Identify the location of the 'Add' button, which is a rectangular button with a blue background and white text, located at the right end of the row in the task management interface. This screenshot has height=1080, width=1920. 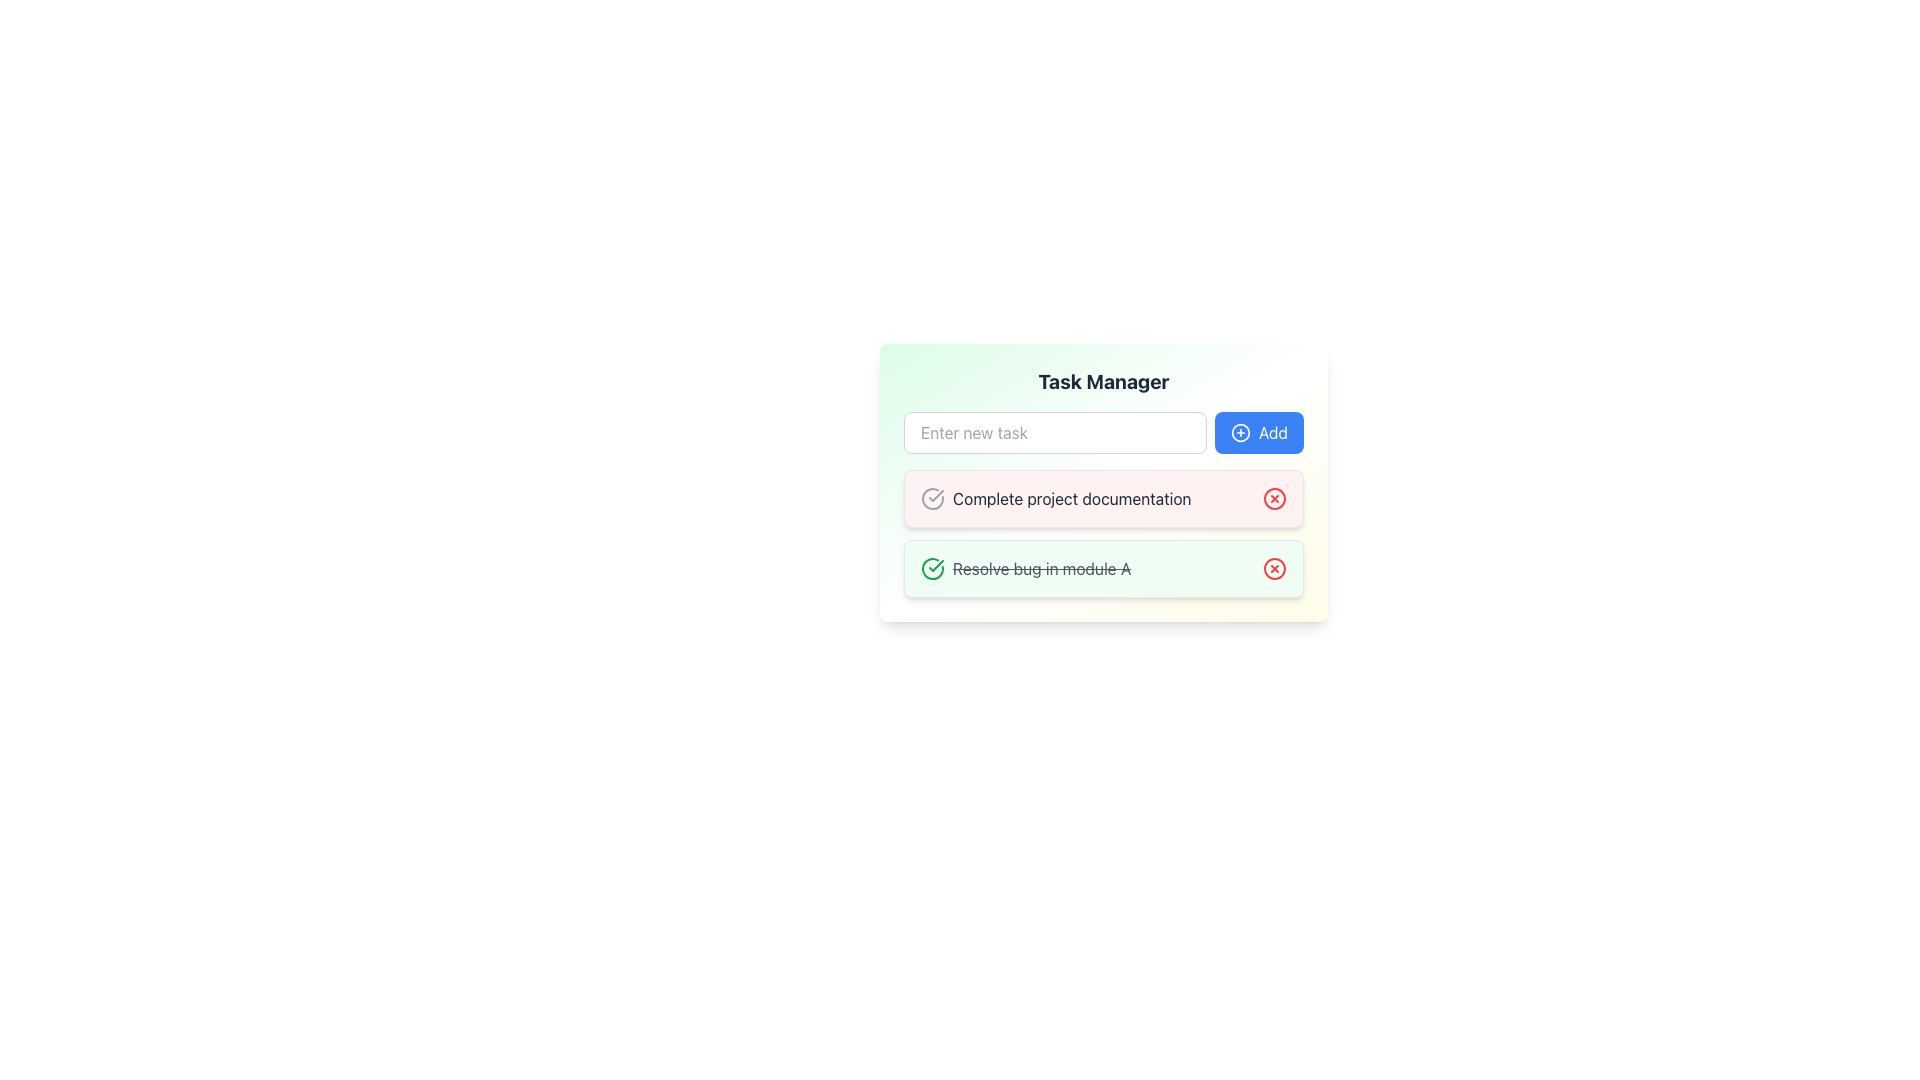
(1257, 431).